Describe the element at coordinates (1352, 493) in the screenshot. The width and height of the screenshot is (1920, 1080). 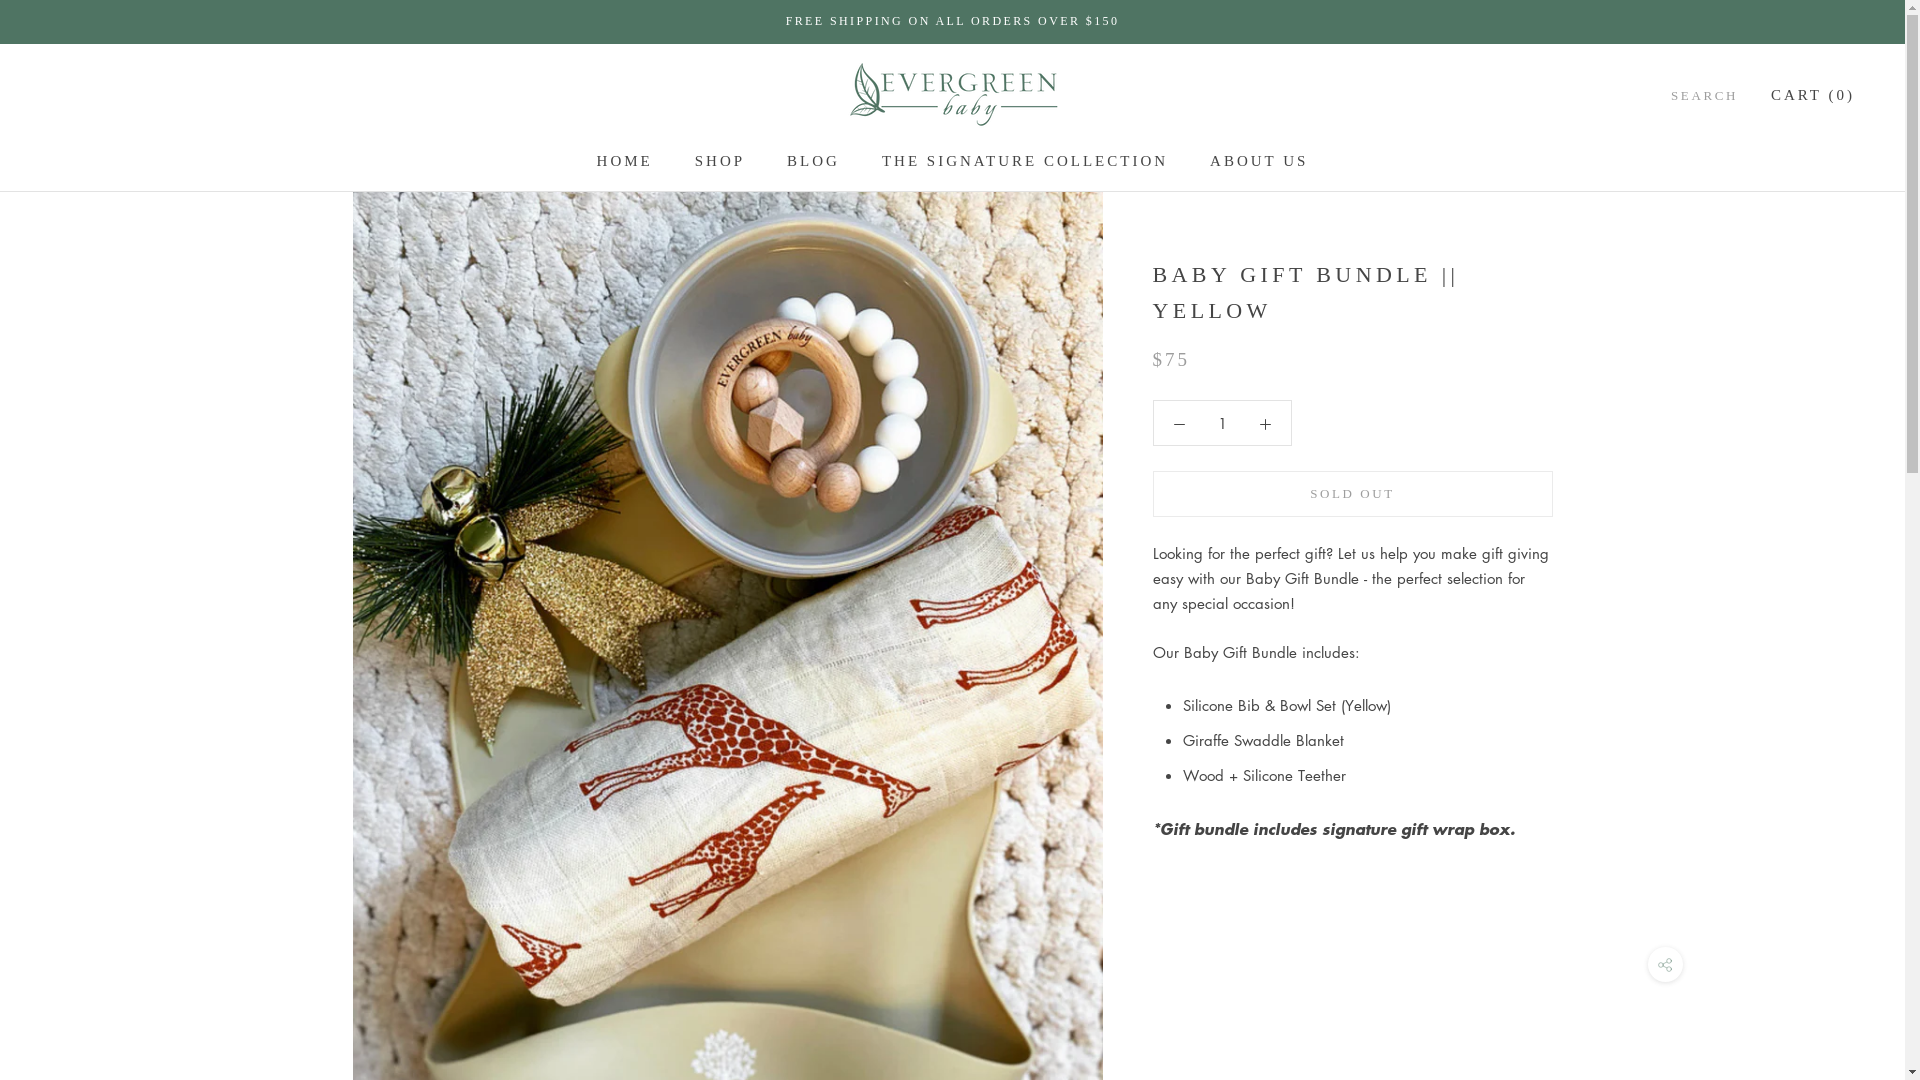
I see `'SOLD OUT'` at that location.